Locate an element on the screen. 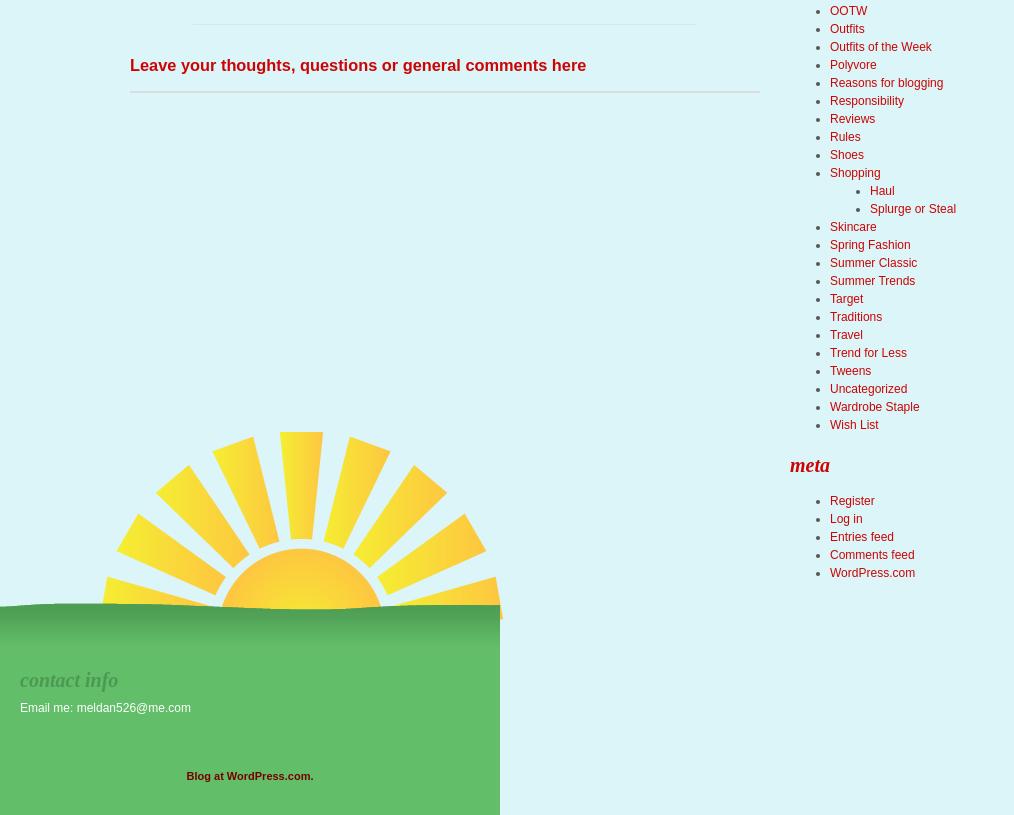 This screenshot has height=815, width=1014. 'Log in' is located at coordinates (845, 518).